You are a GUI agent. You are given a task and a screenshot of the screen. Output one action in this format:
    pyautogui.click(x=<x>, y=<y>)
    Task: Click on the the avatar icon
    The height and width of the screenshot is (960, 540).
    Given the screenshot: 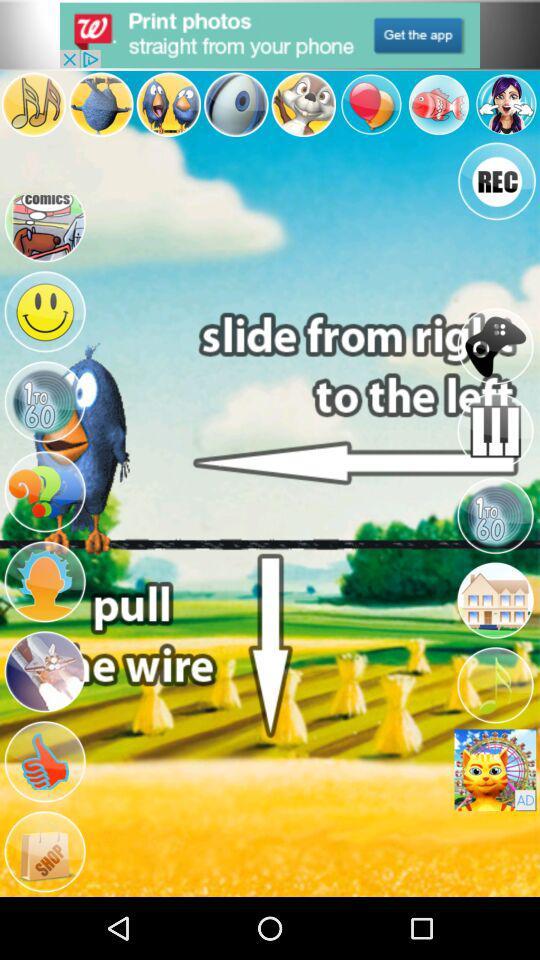 What is the action you would take?
    pyautogui.click(x=505, y=111)
    